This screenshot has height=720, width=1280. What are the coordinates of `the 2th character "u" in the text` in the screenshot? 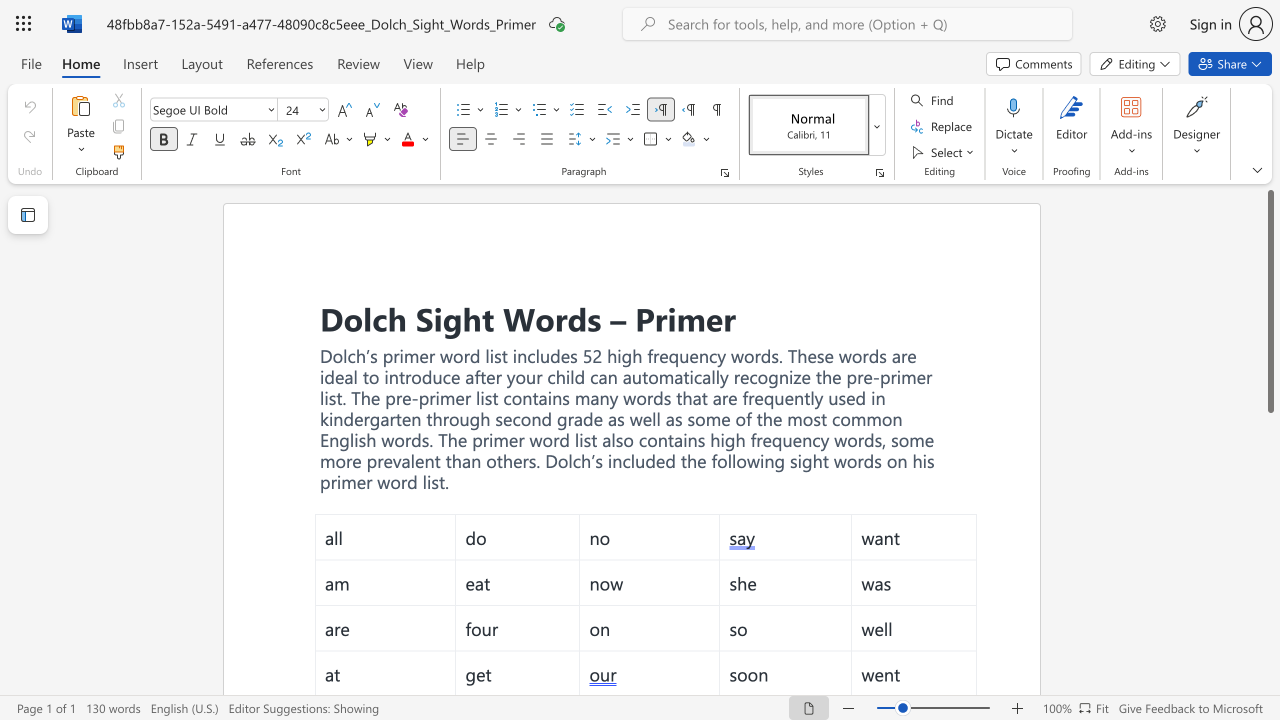 It's located at (684, 354).